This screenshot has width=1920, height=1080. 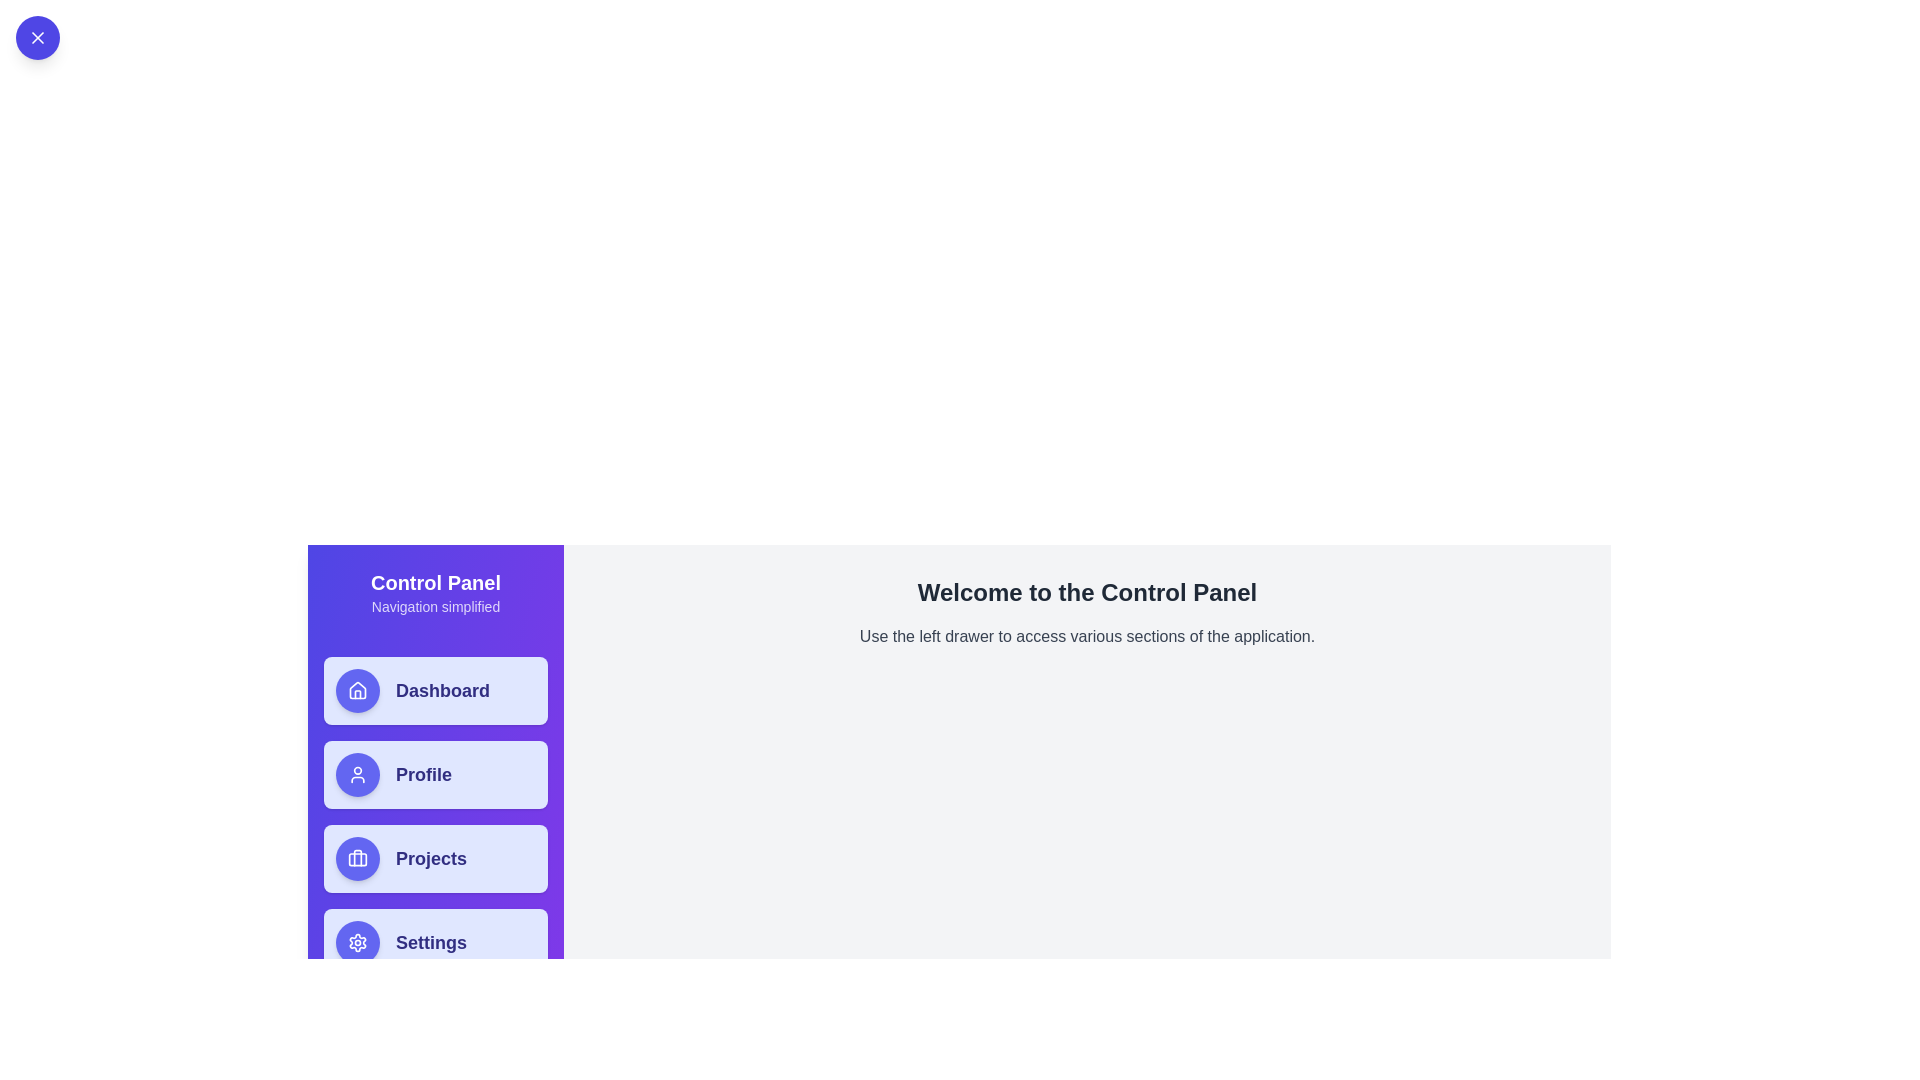 I want to click on the drawer element labeled Settings to observe its hover effect, so click(x=435, y=942).